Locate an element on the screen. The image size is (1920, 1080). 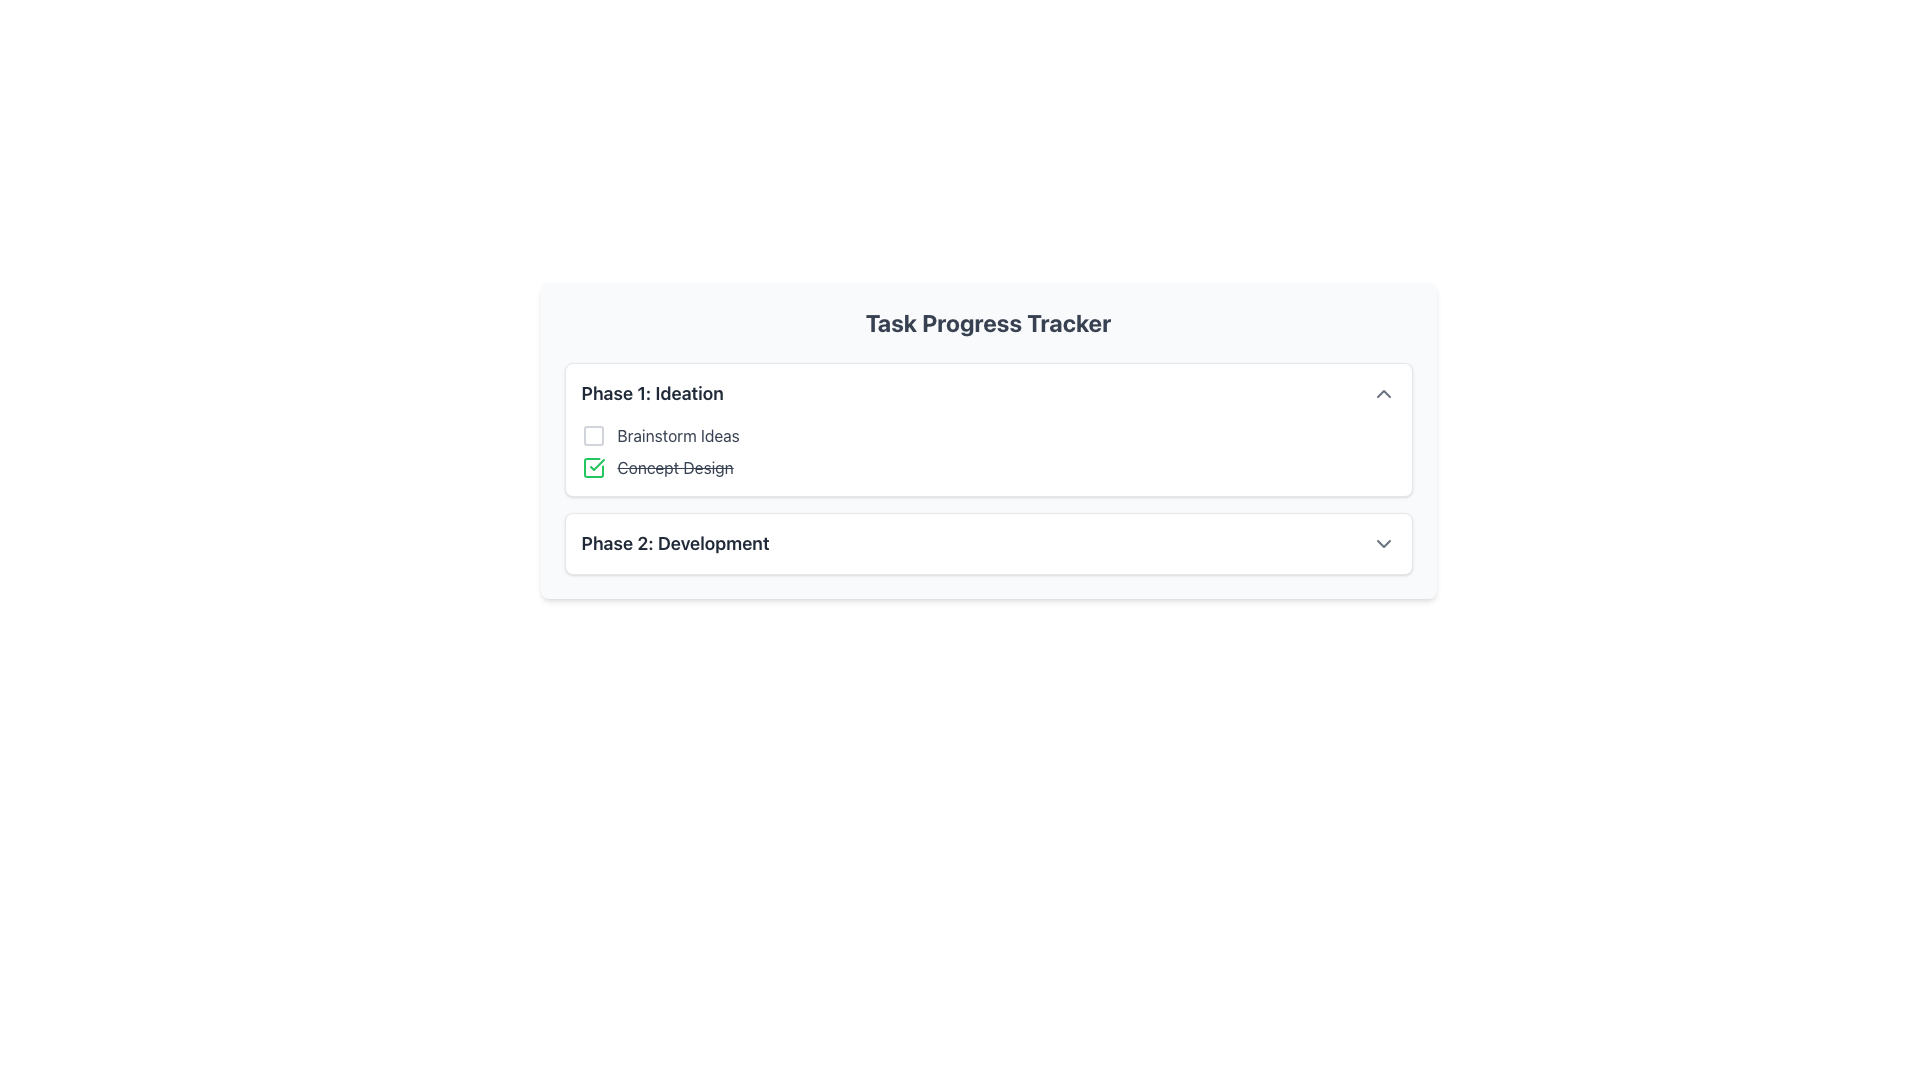
the visual feedback of the checkmark indicating the completion status of the 'Concept Design' task by hovering over it is located at coordinates (595, 465).